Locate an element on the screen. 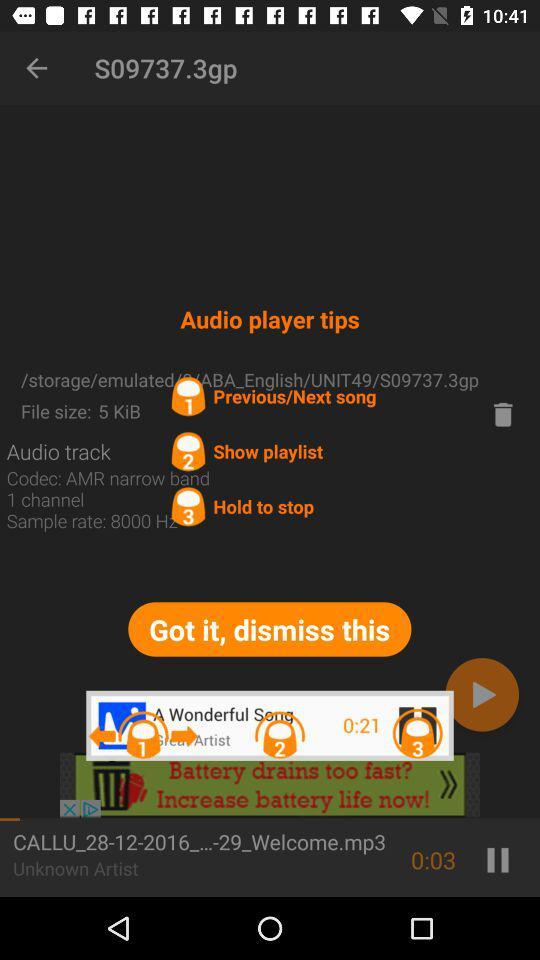 The image size is (540, 960). icon above codec amr narrow icon is located at coordinates (58, 451).